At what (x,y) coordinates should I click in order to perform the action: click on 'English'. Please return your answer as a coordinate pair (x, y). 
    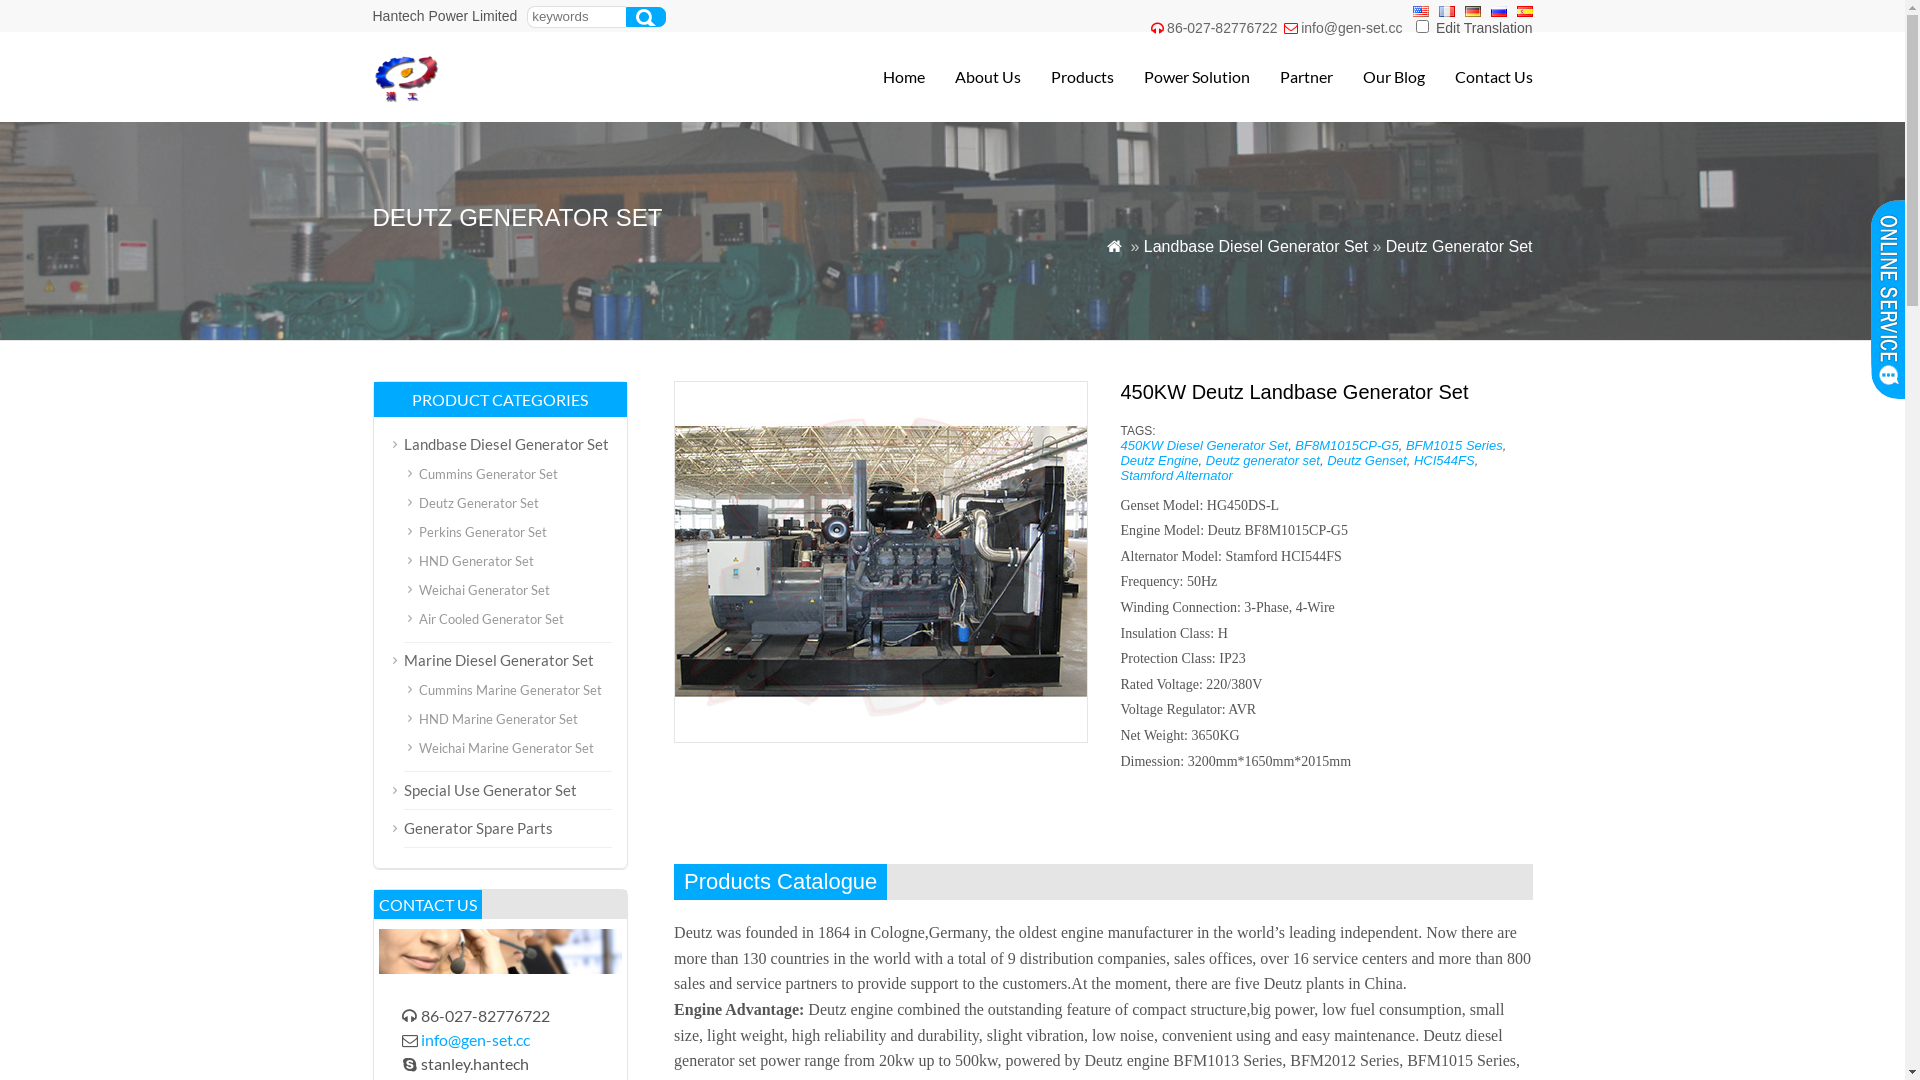
    Looking at the image, I should click on (1419, 11).